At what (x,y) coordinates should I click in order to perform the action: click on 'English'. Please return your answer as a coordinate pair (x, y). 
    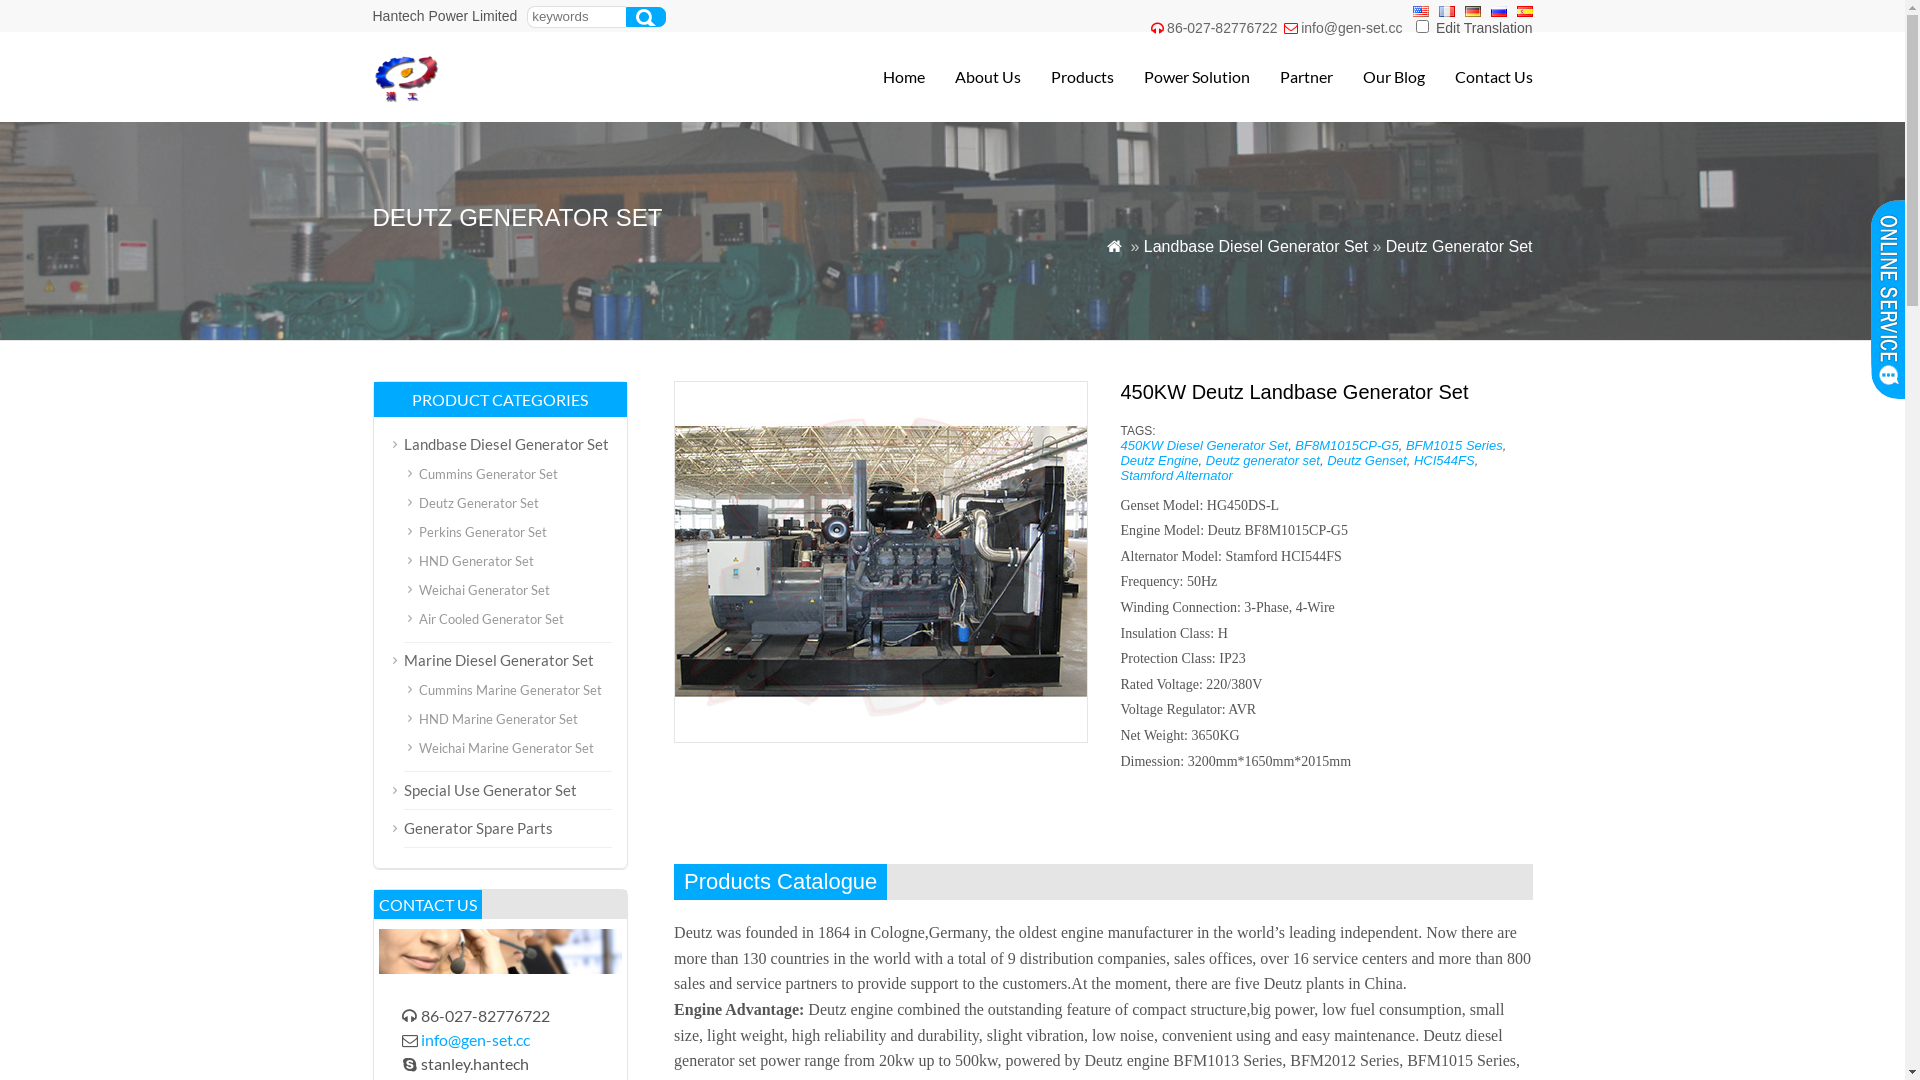
    Looking at the image, I should click on (1419, 11).